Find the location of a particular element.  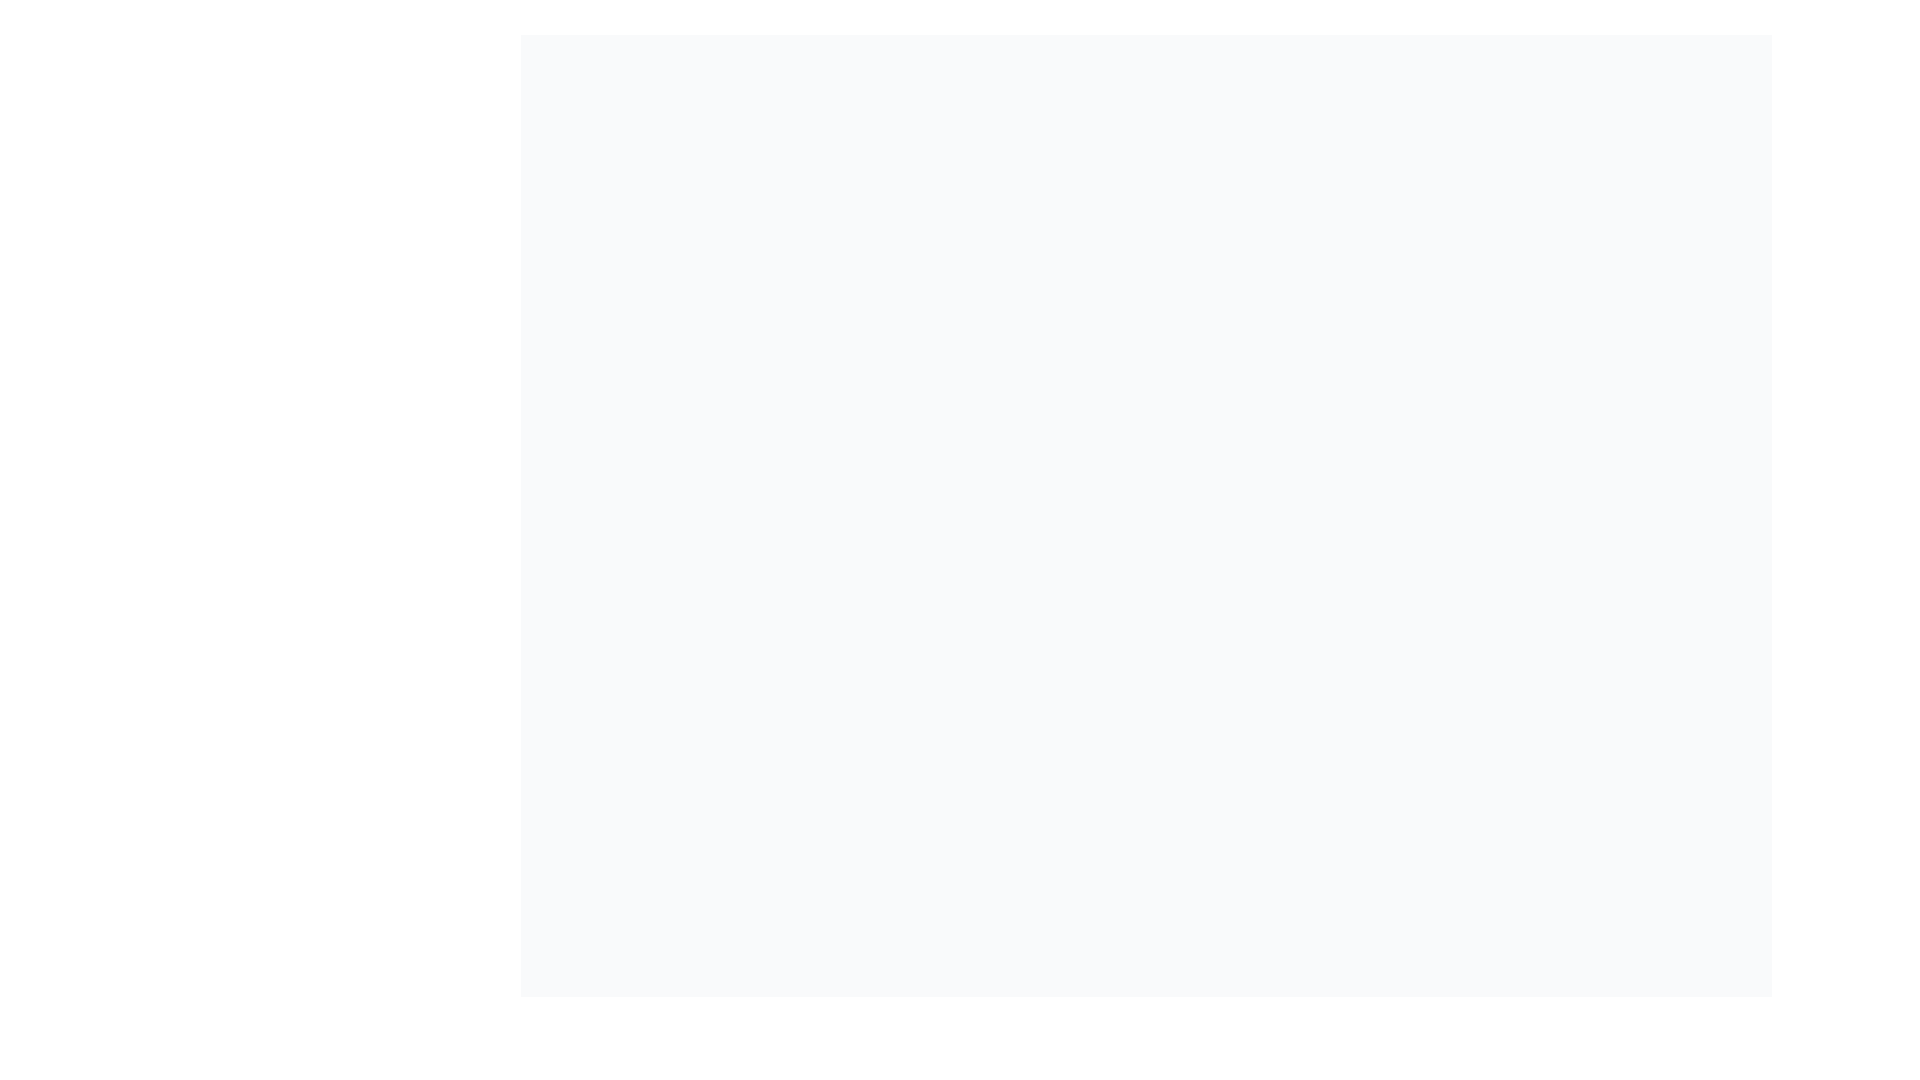

the Settings tab in the bottom navigation is located at coordinates (1202, 1049).